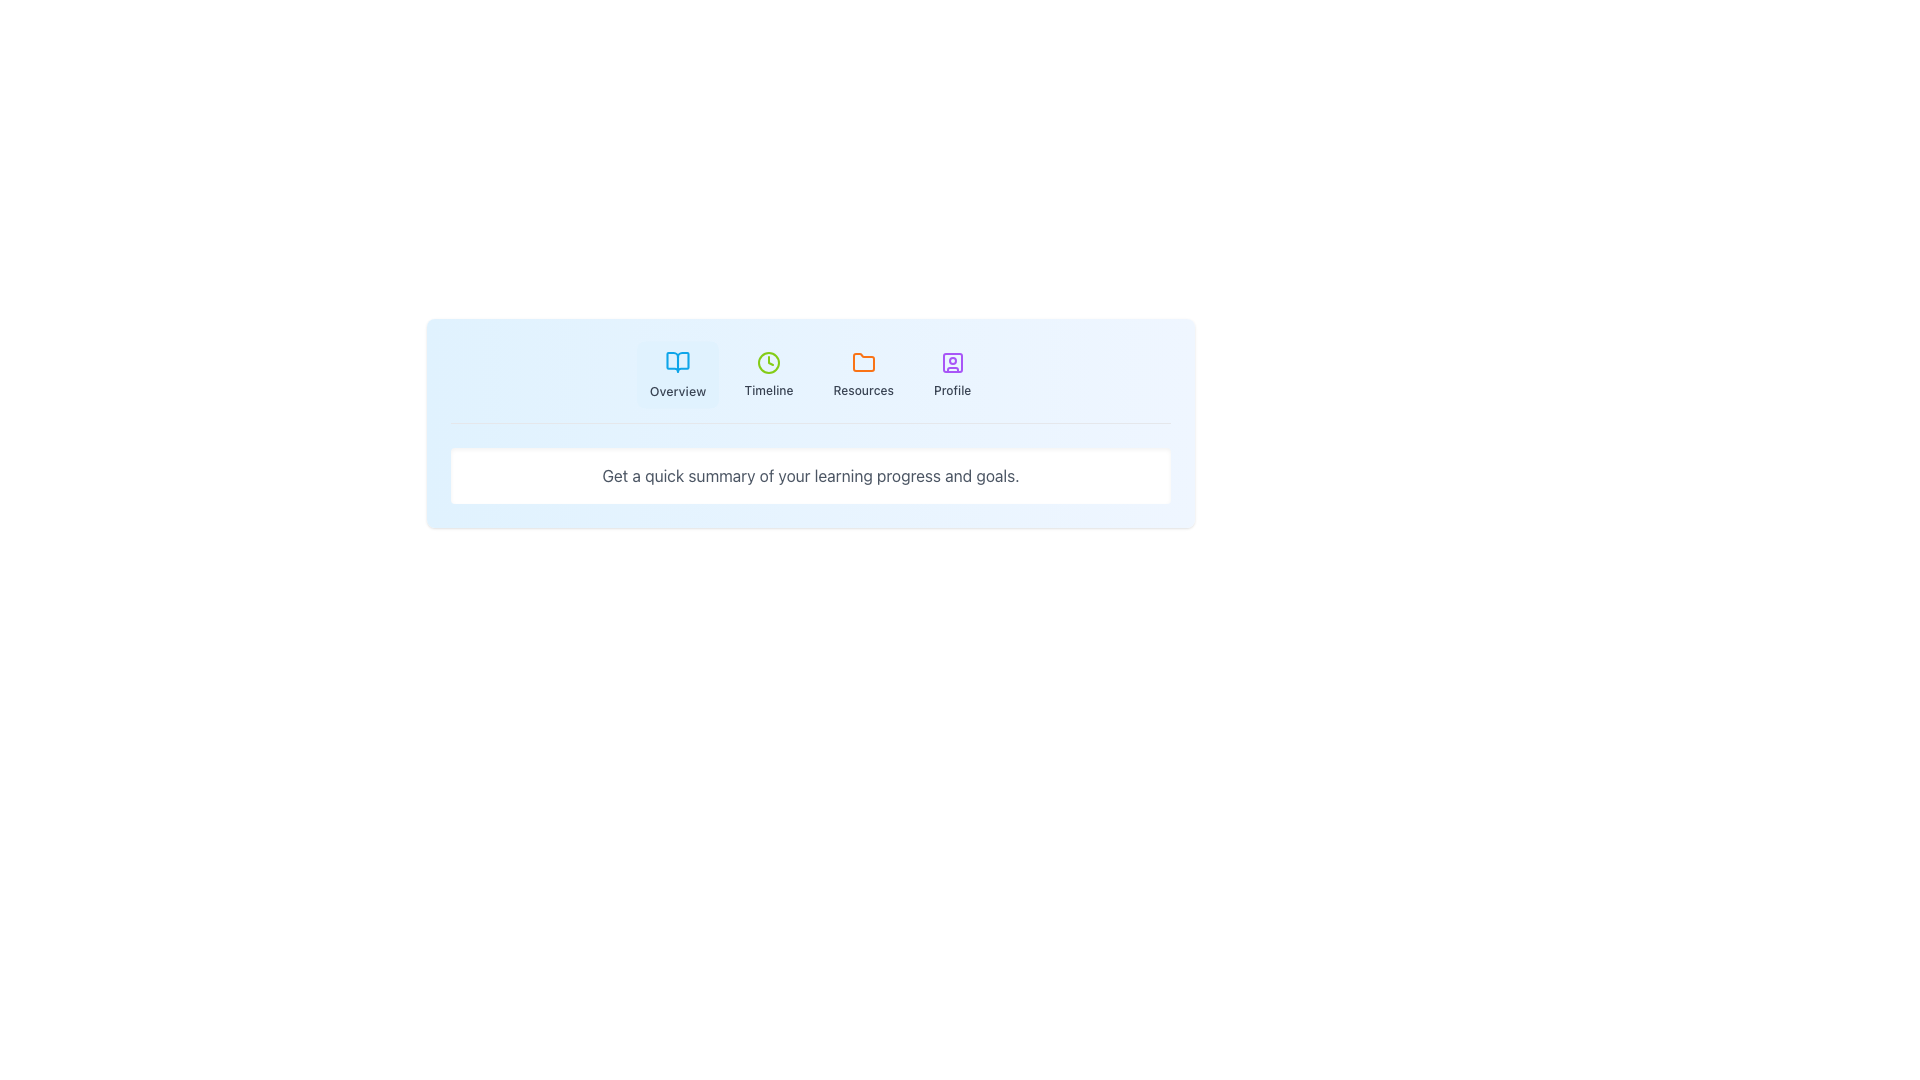 The width and height of the screenshot is (1920, 1080). I want to click on the text label 'Overview' in the navigation menu, so click(677, 391).